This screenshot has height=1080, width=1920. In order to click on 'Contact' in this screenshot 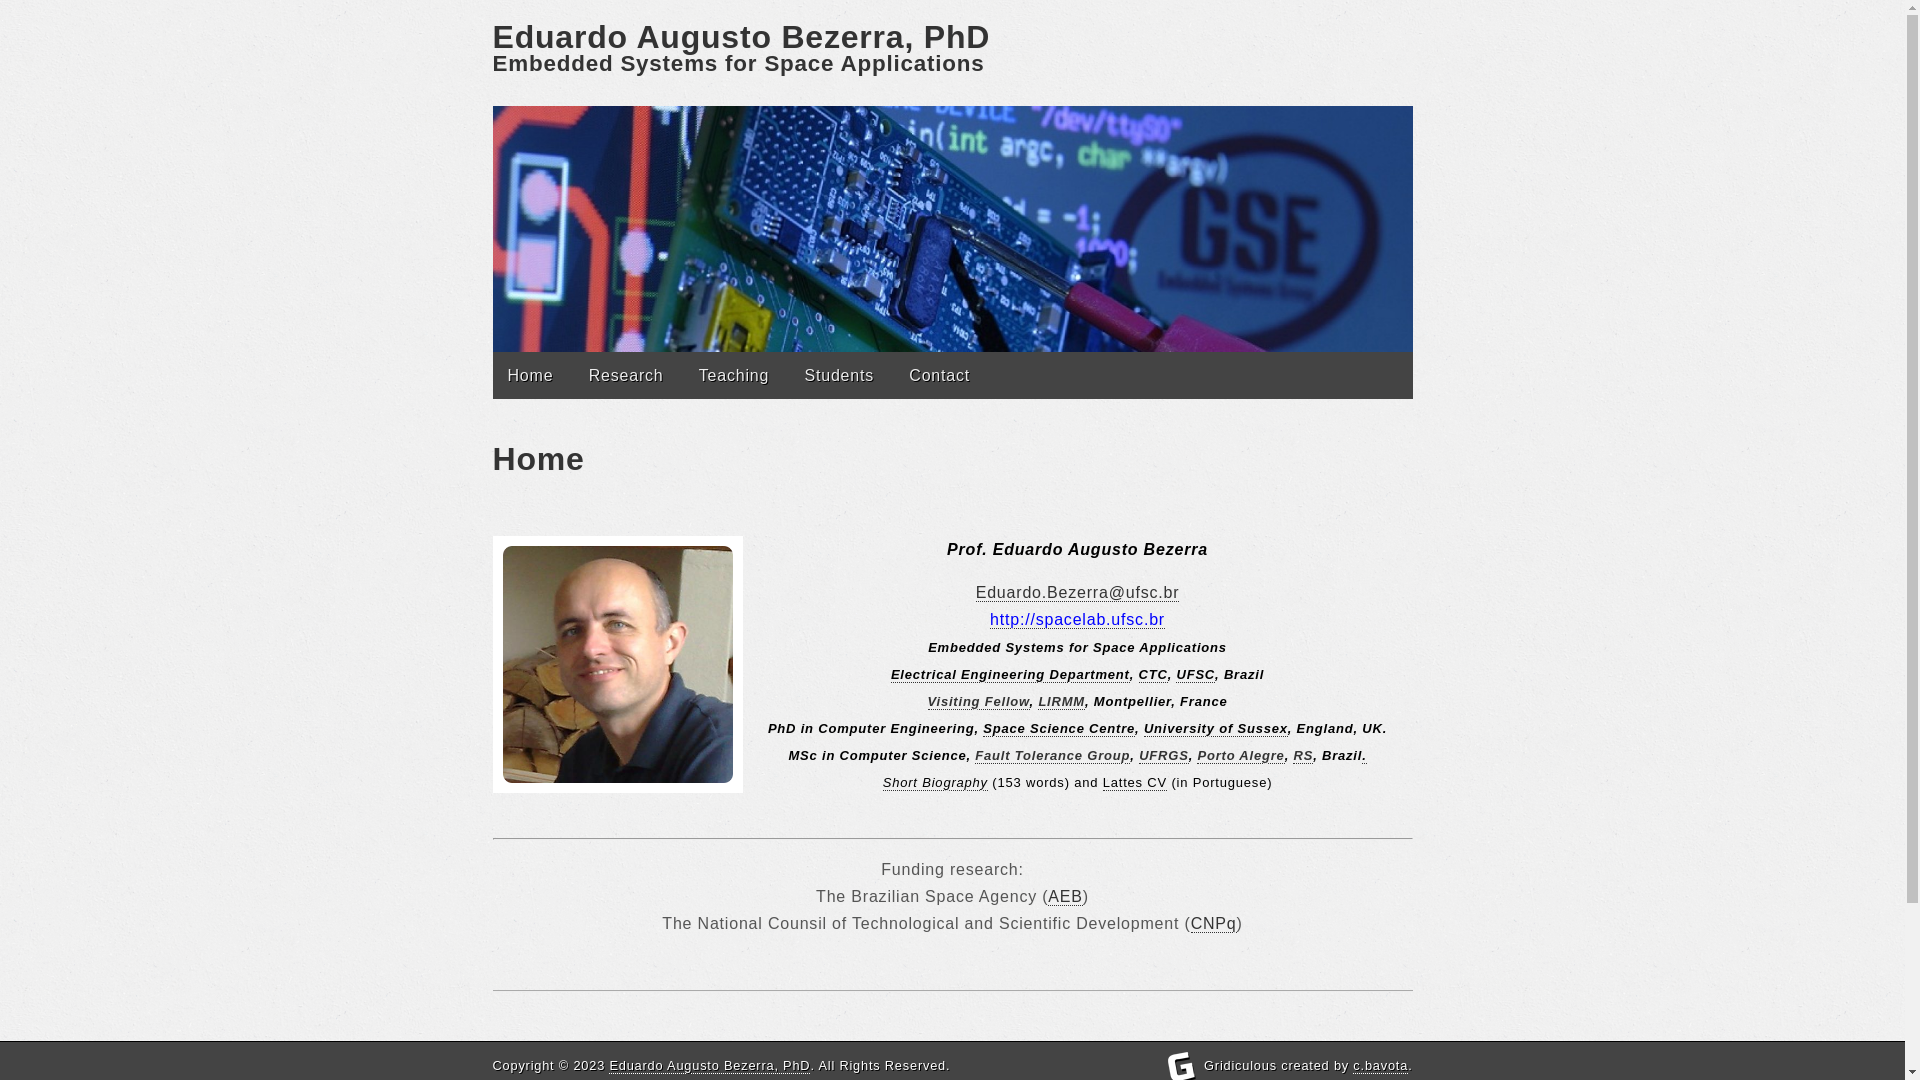, I will do `click(938, 375)`.